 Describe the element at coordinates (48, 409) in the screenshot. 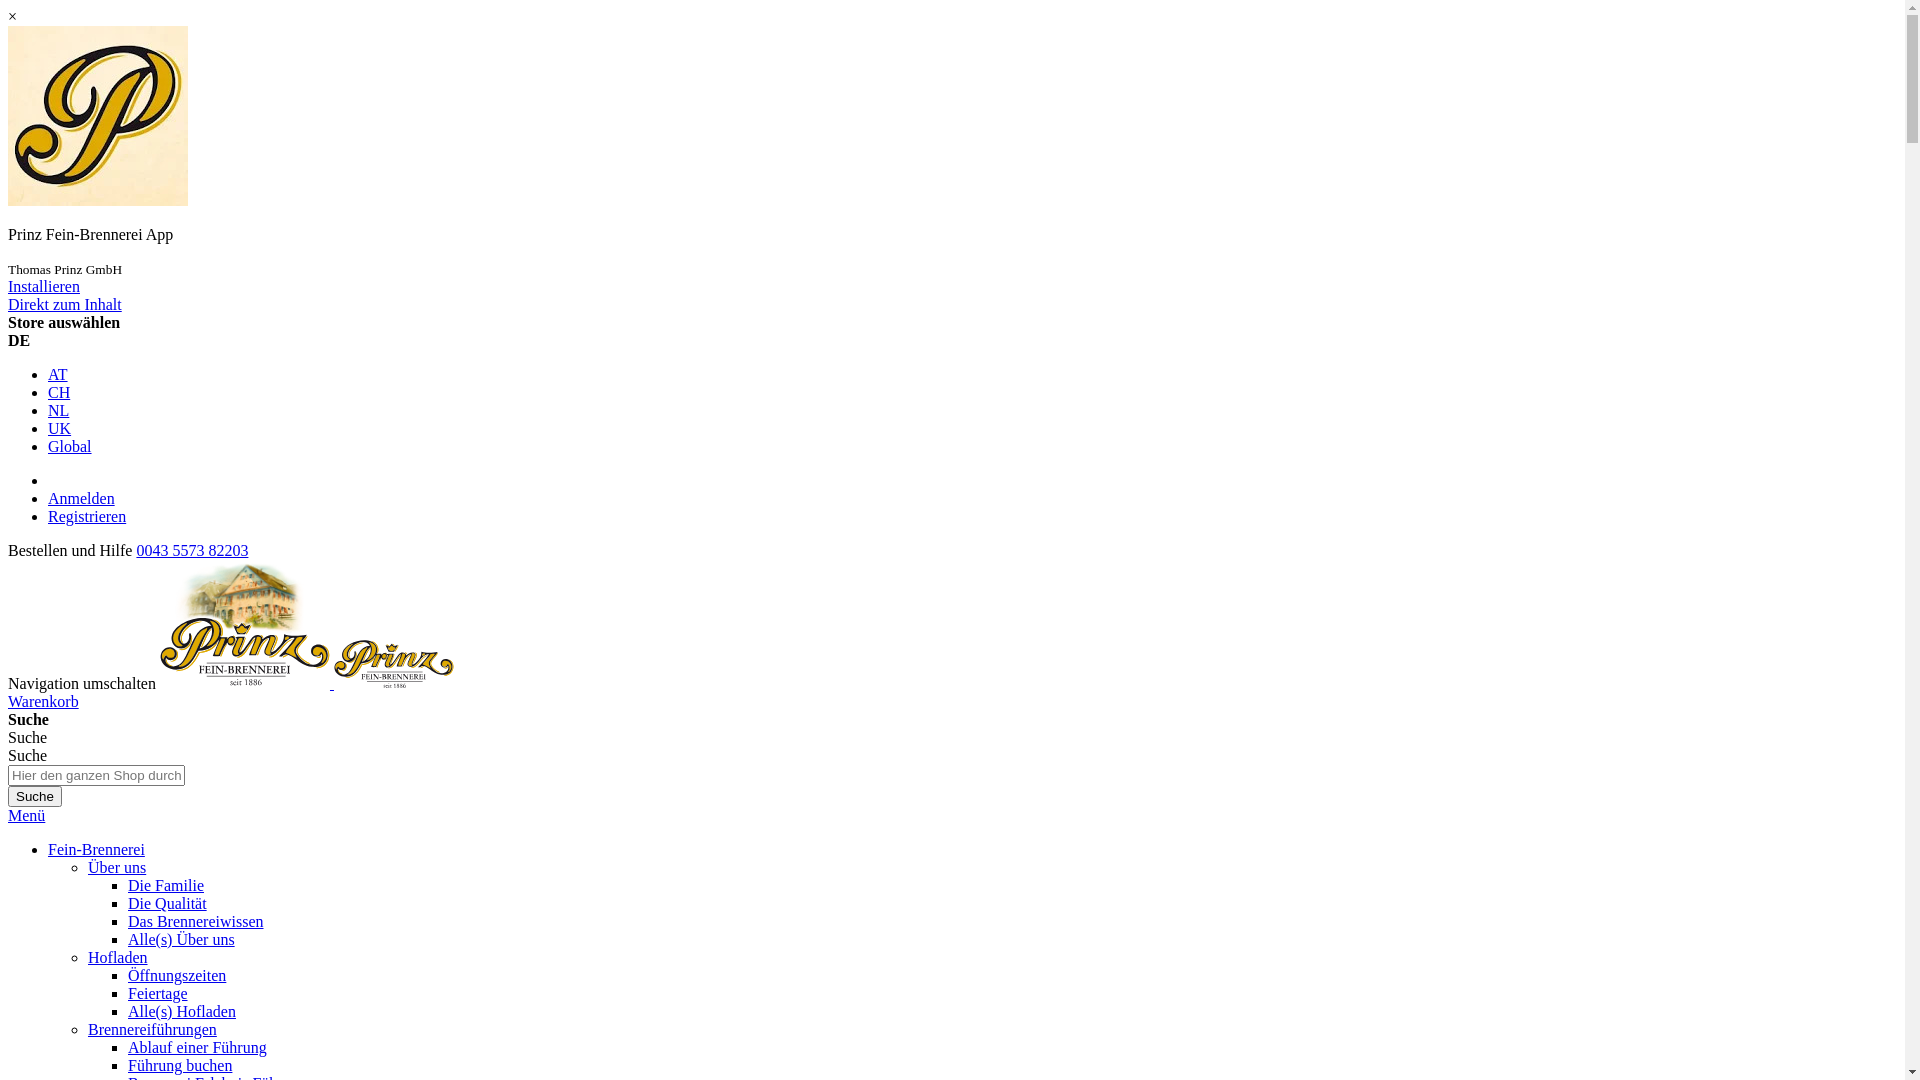

I see `'NL'` at that location.